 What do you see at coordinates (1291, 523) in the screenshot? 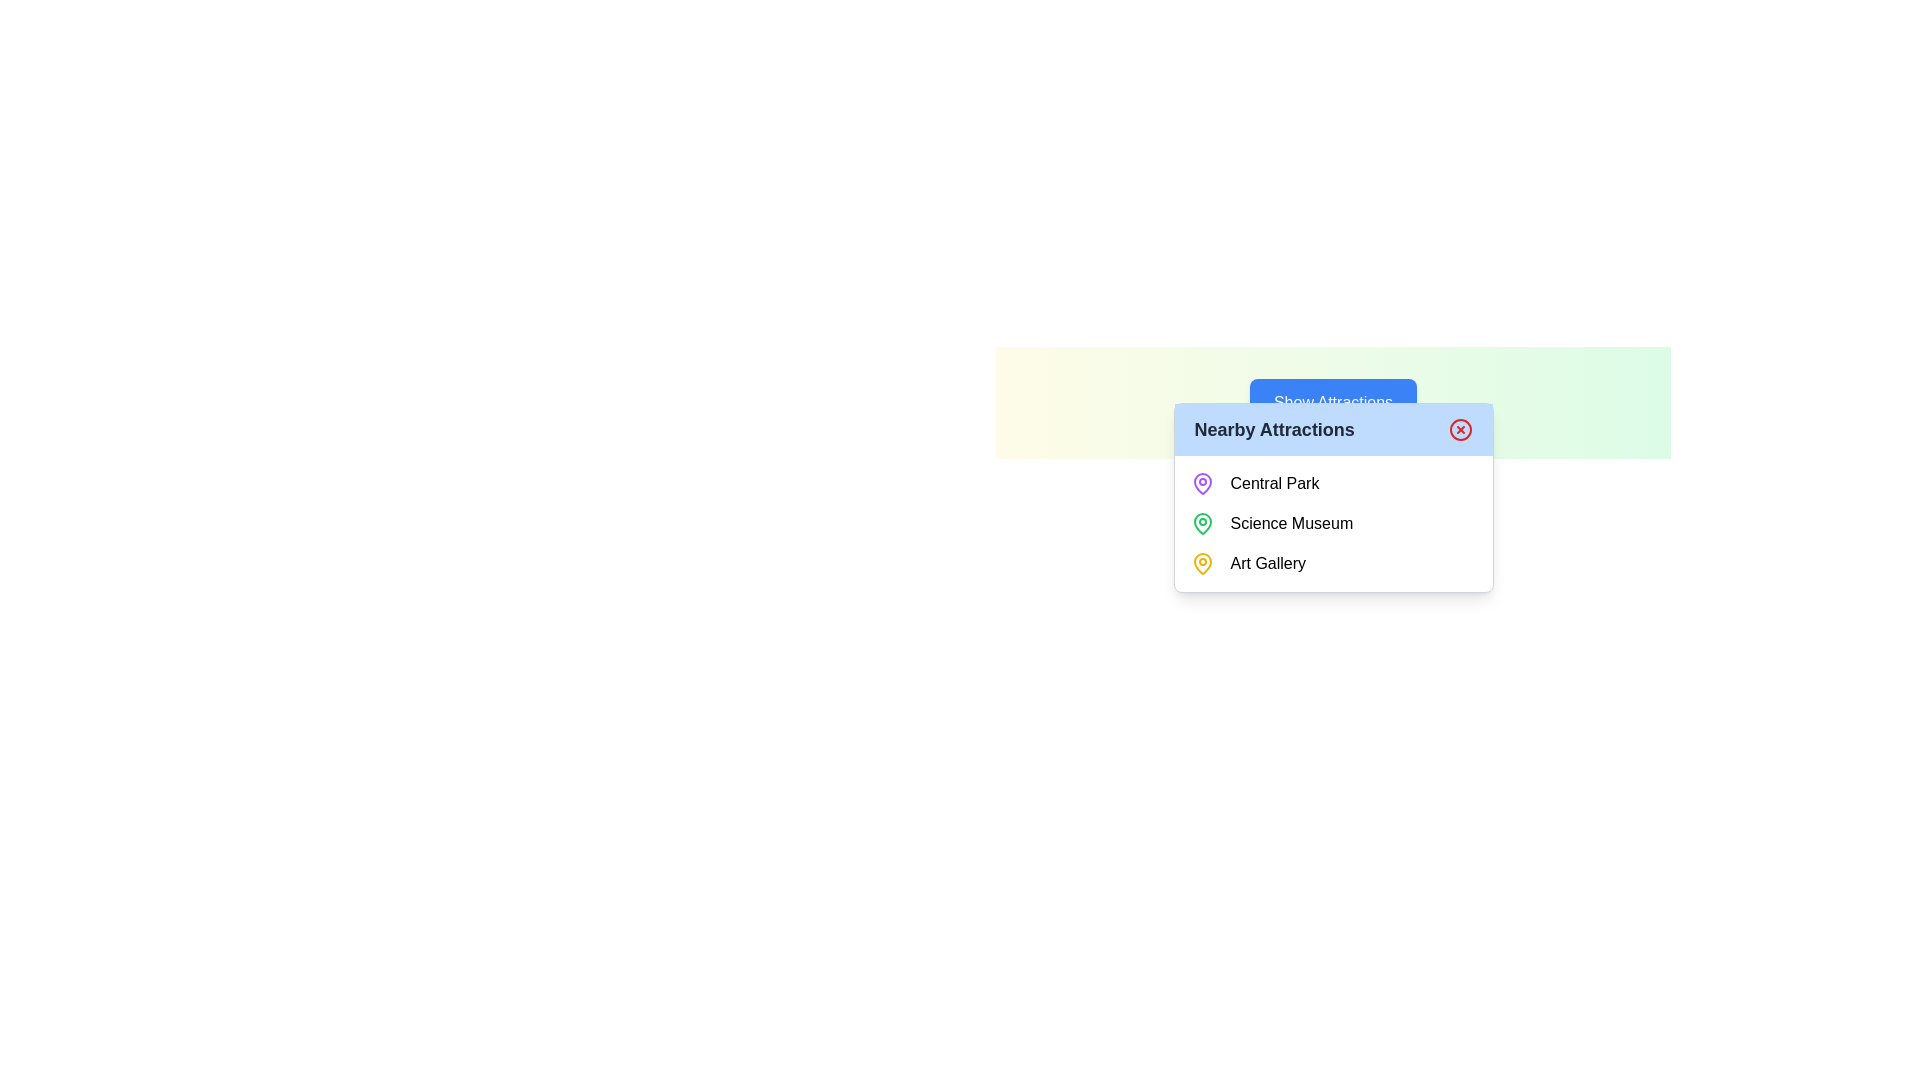
I see `the 'Science Museum' text label in the dropdown menu labeled 'Nearby Attractions'` at bounding box center [1291, 523].